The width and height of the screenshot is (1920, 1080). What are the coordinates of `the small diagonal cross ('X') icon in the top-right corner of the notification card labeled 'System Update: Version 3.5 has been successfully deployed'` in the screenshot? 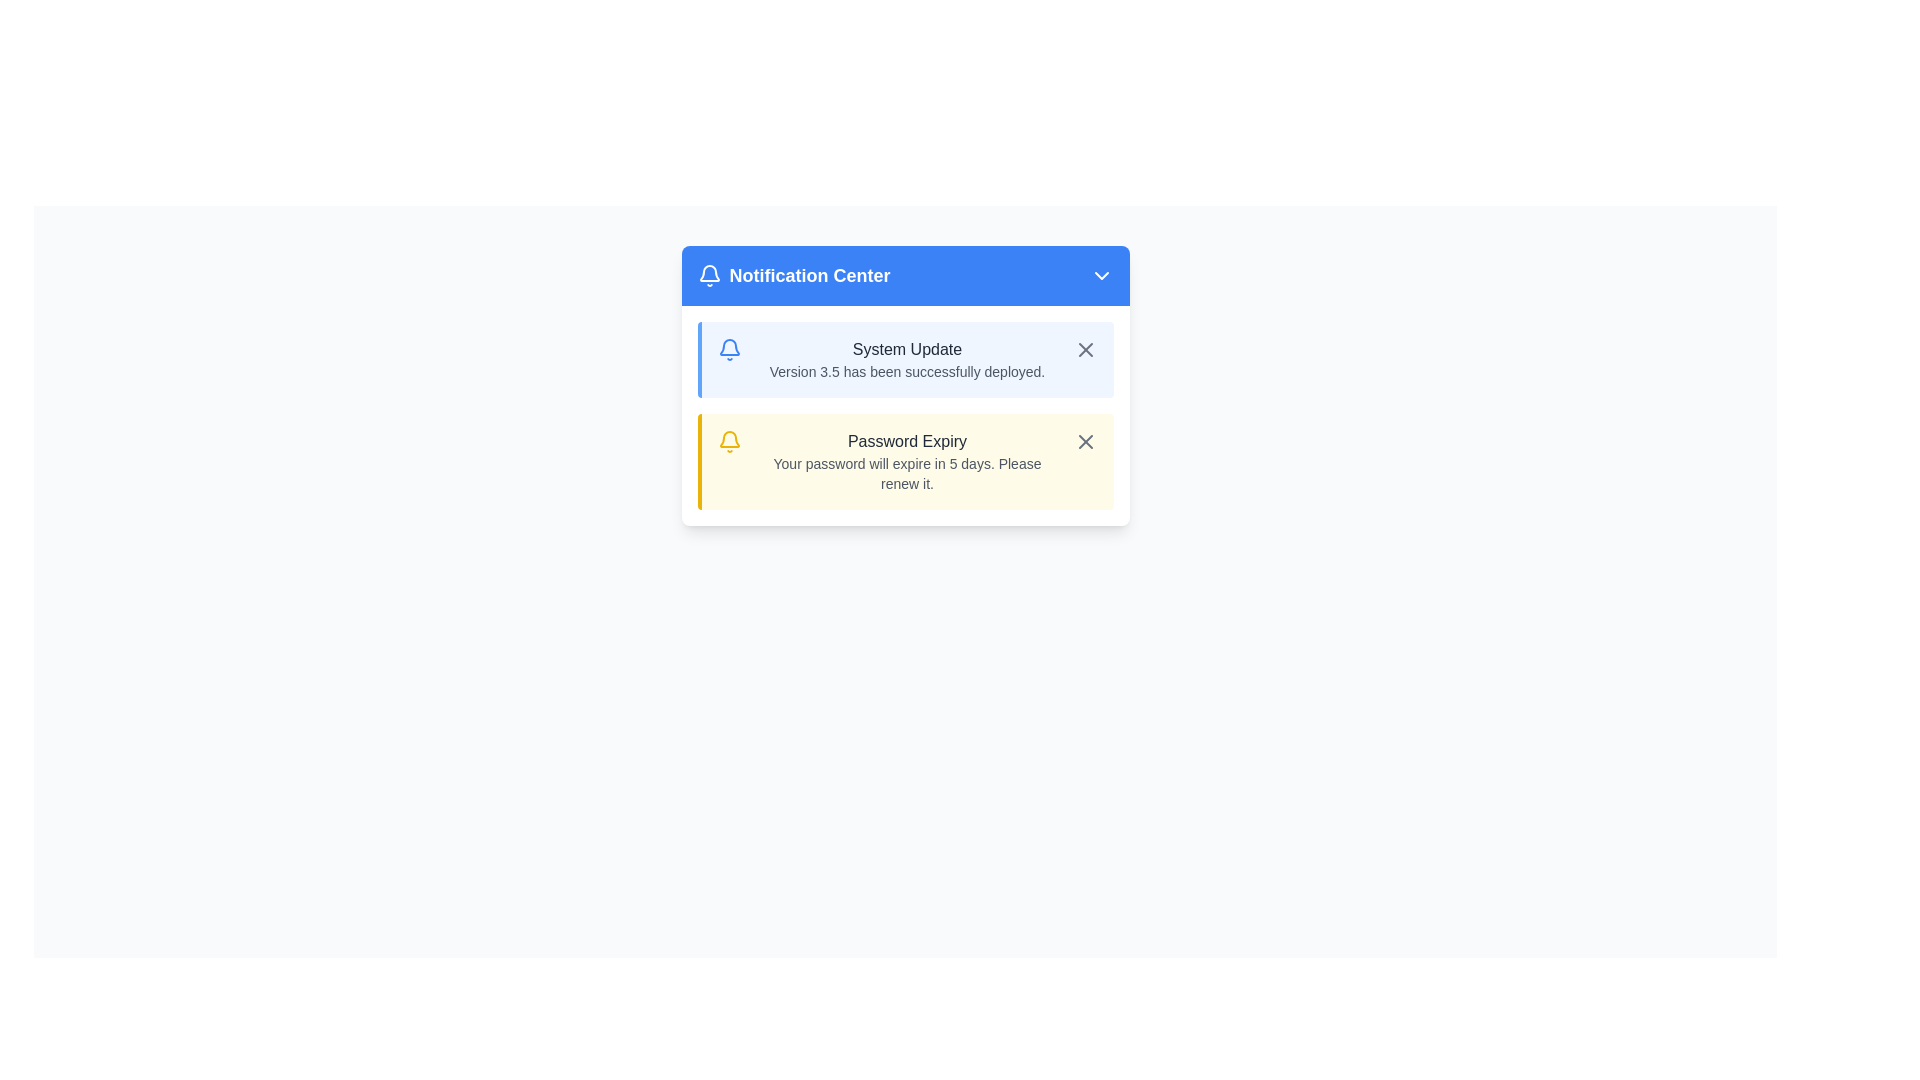 It's located at (1084, 349).